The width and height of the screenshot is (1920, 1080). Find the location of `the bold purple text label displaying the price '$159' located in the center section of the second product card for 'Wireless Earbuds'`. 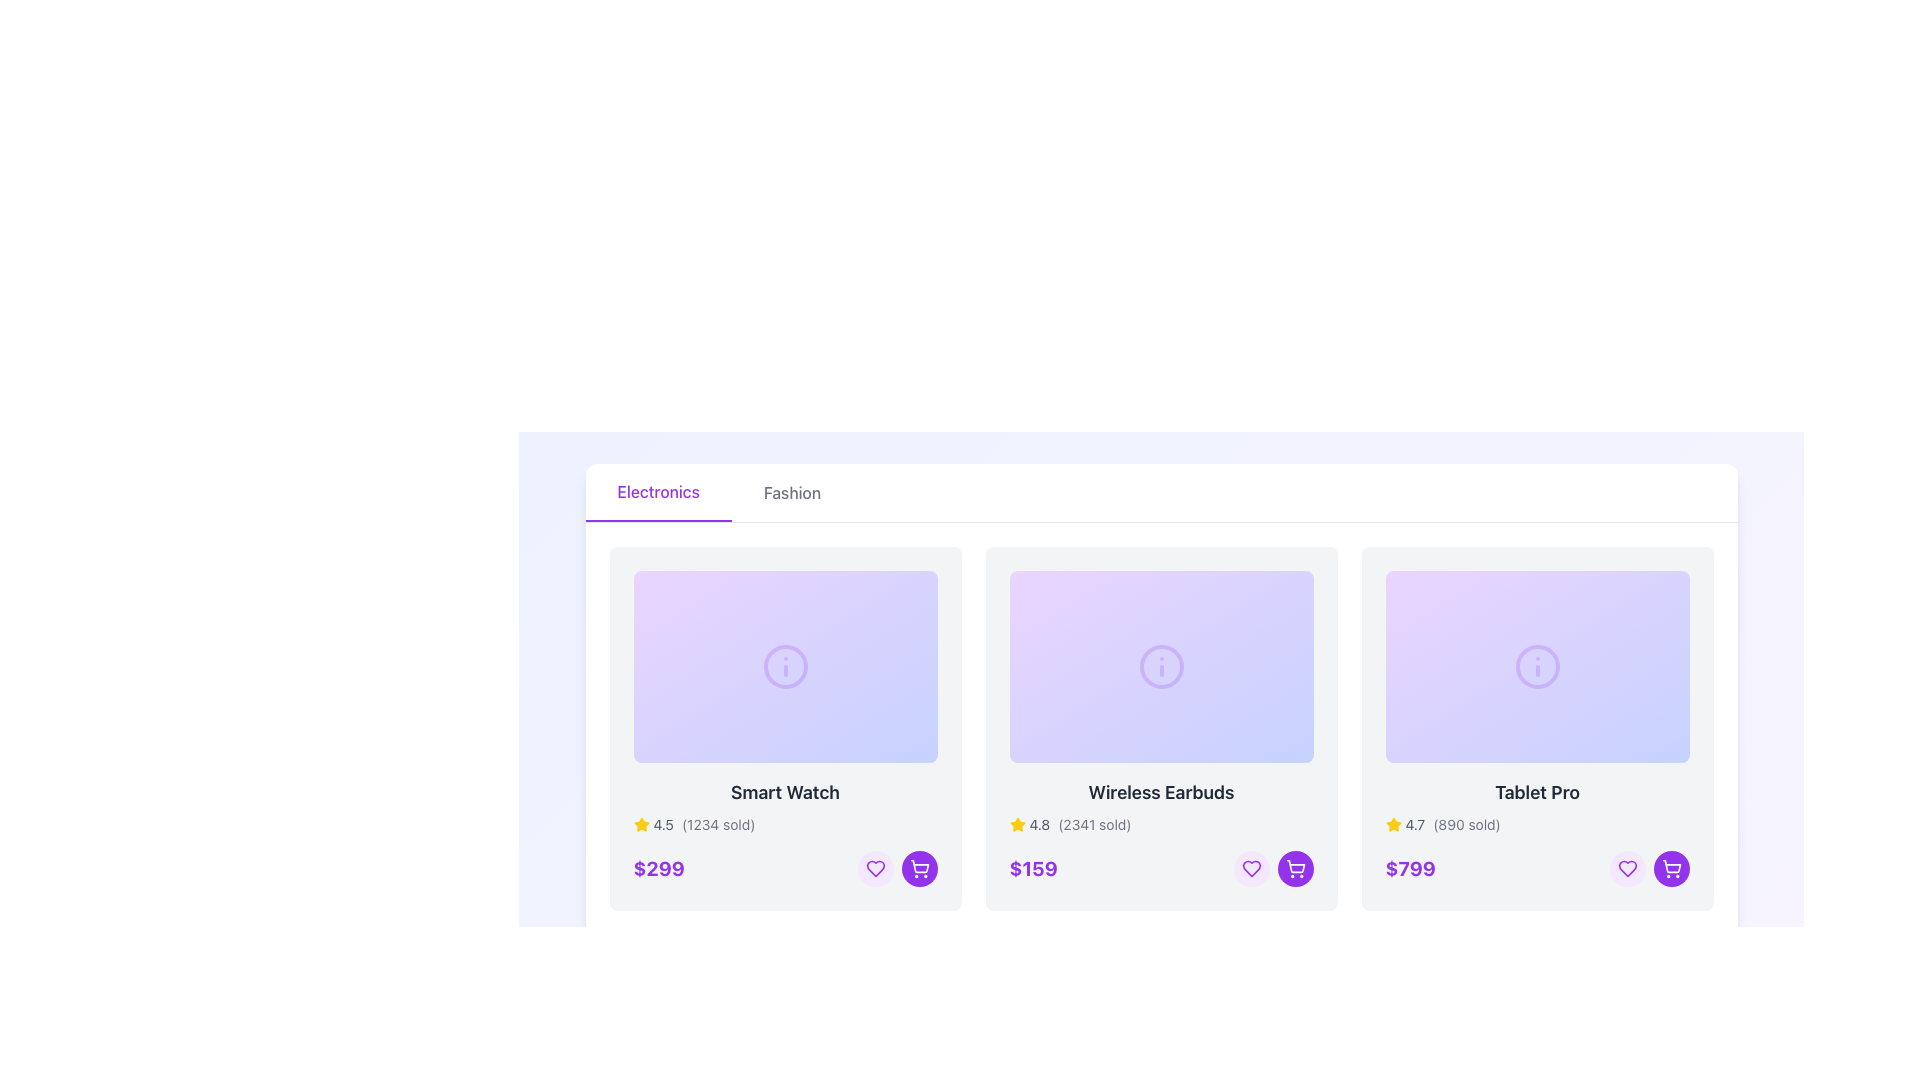

the bold purple text label displaying the price '$159' located in the center section of the second product card for 'Wireless Earbuds' is located at coordinates (1033, 867).